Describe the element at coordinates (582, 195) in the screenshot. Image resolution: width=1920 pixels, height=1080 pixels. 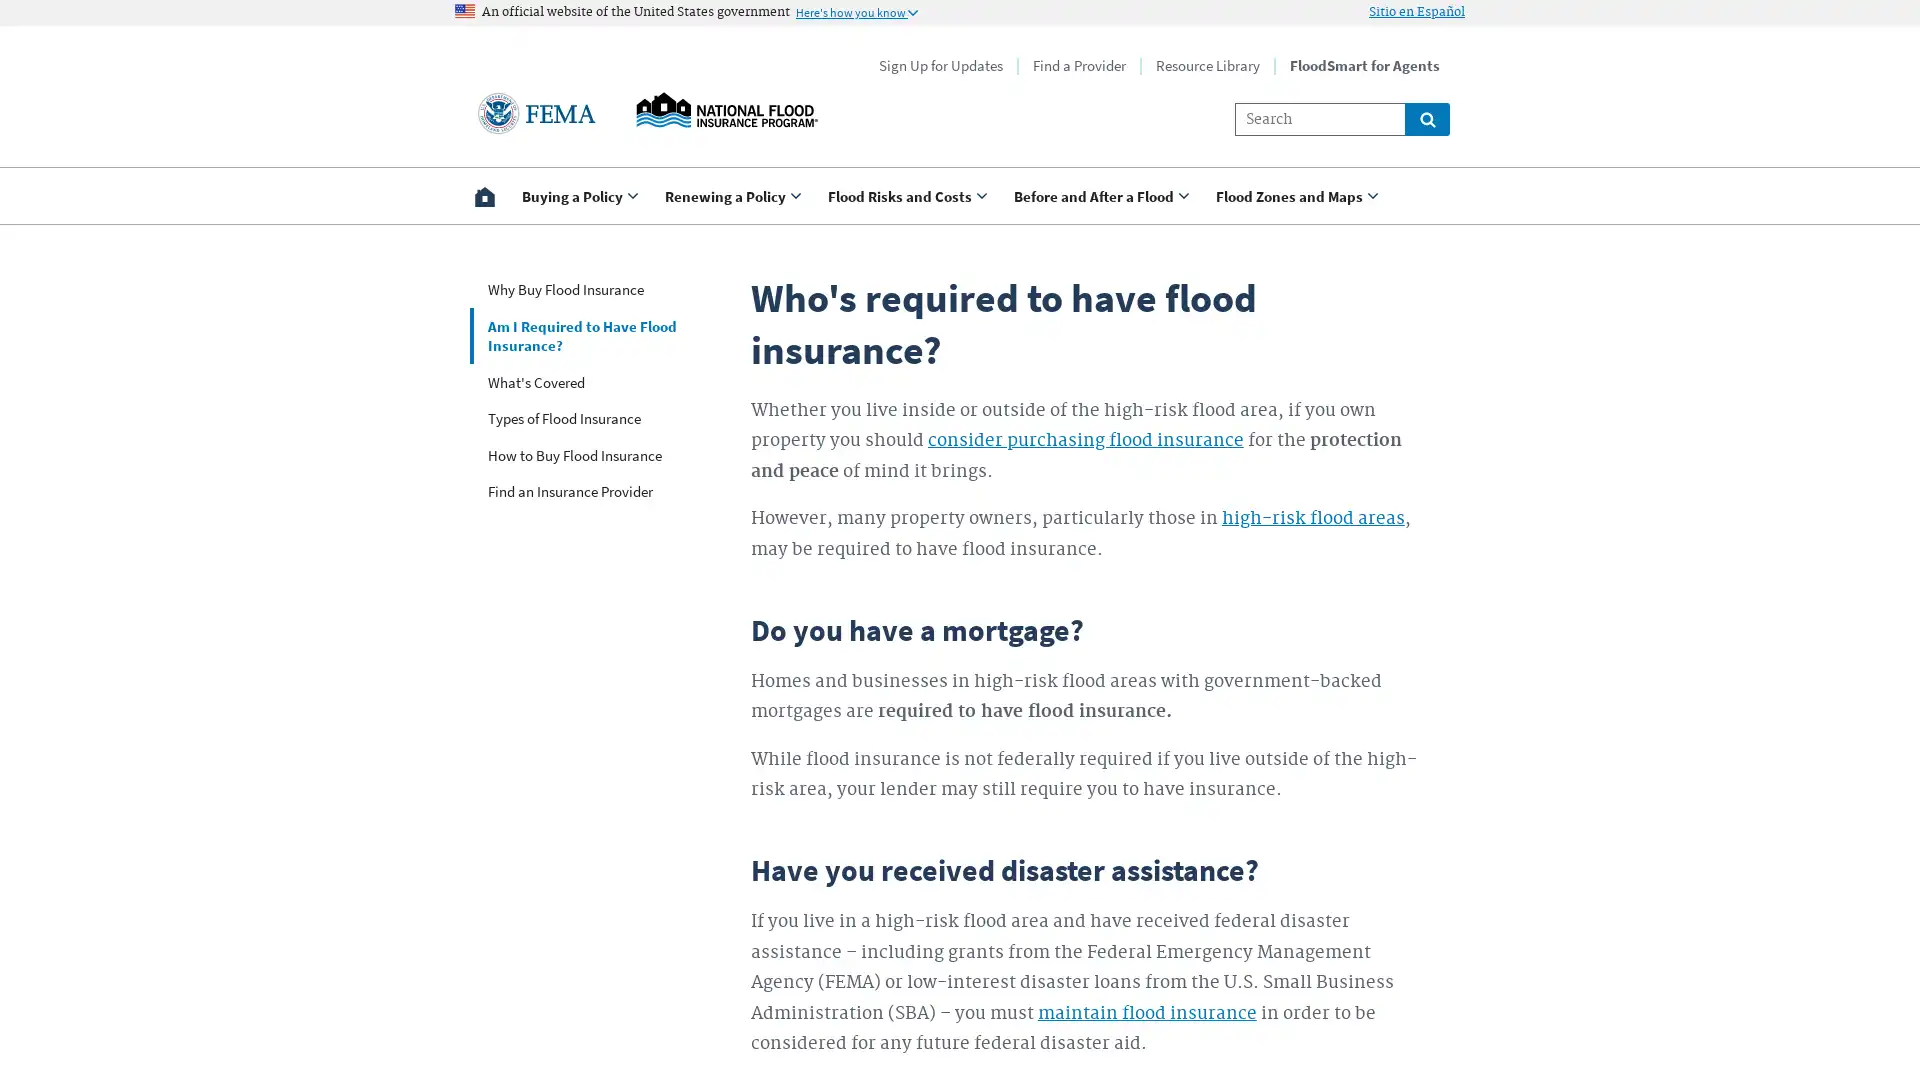
I see `Use <enter> and shift + <enter> to open and close the drop down to sub-menus` at that location.